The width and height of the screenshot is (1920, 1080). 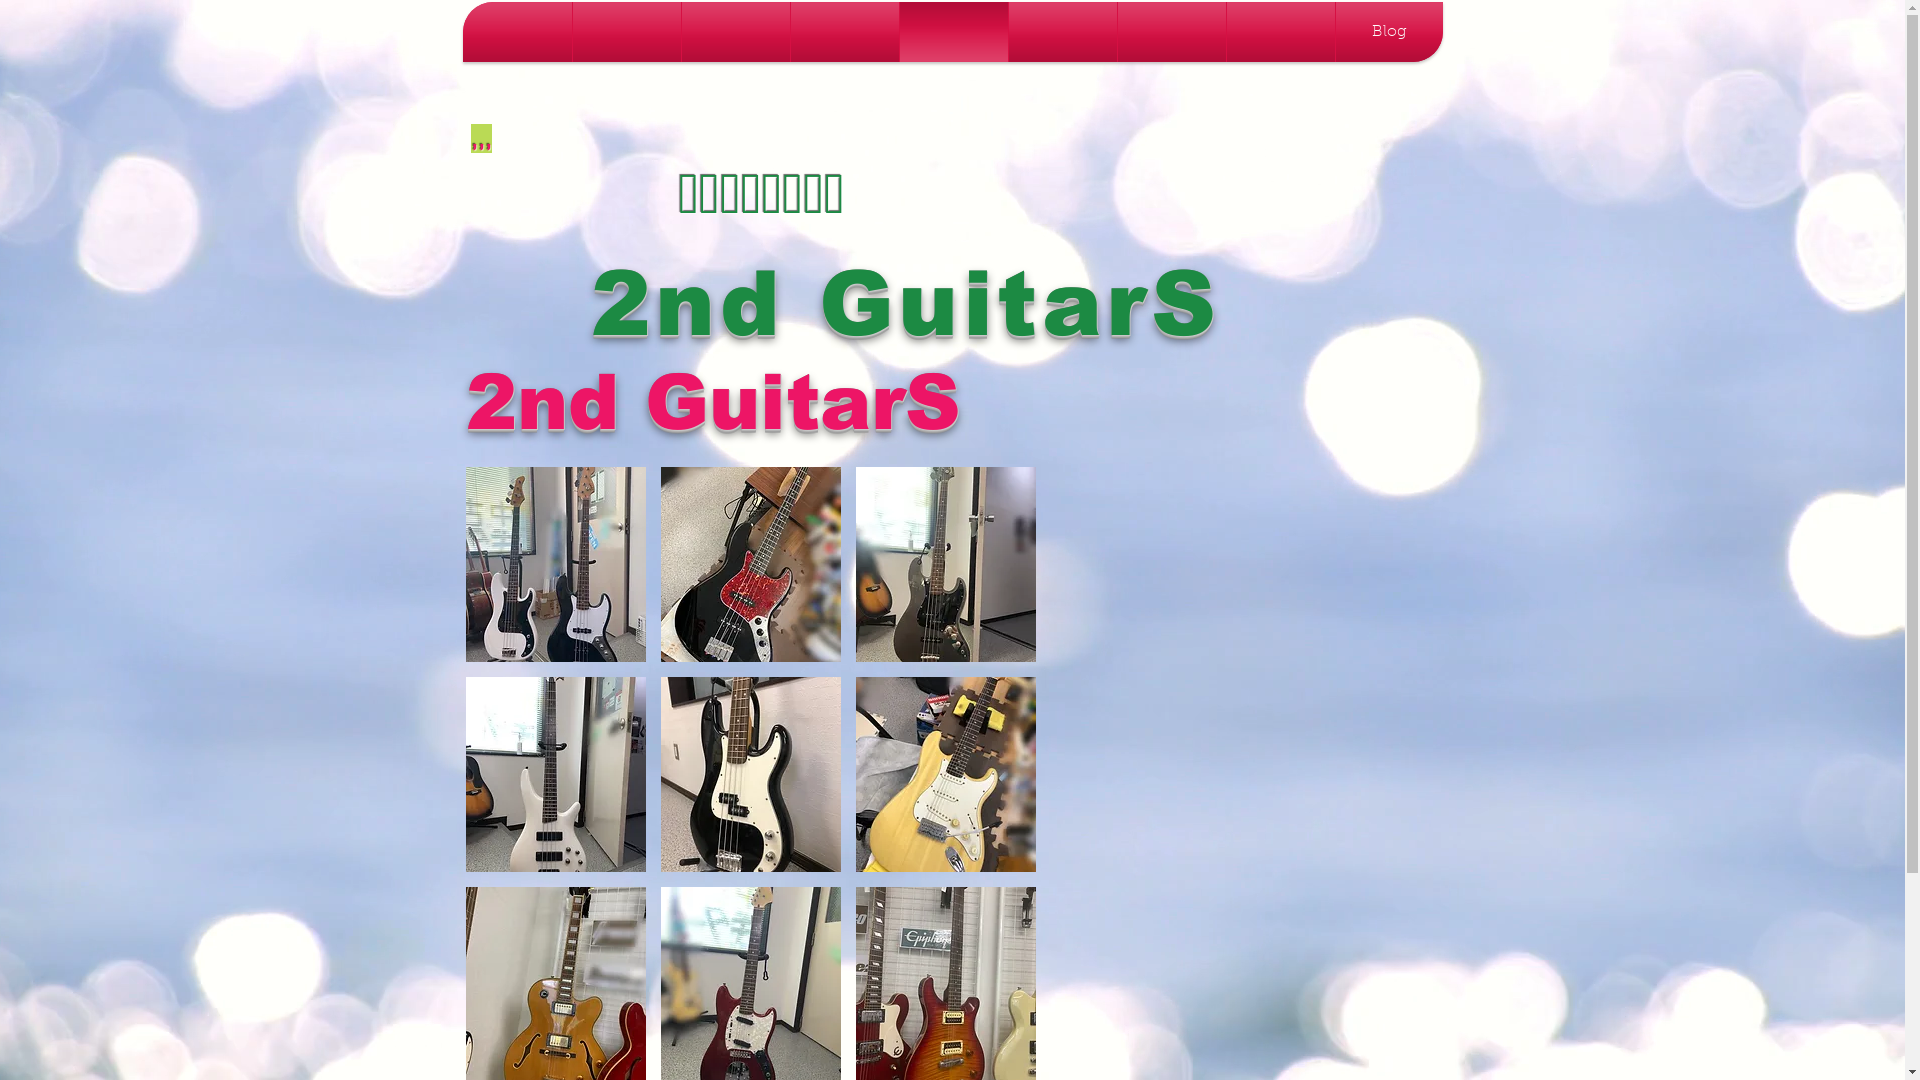 I want to click on 'Blog', so click(x=1388, y=31).